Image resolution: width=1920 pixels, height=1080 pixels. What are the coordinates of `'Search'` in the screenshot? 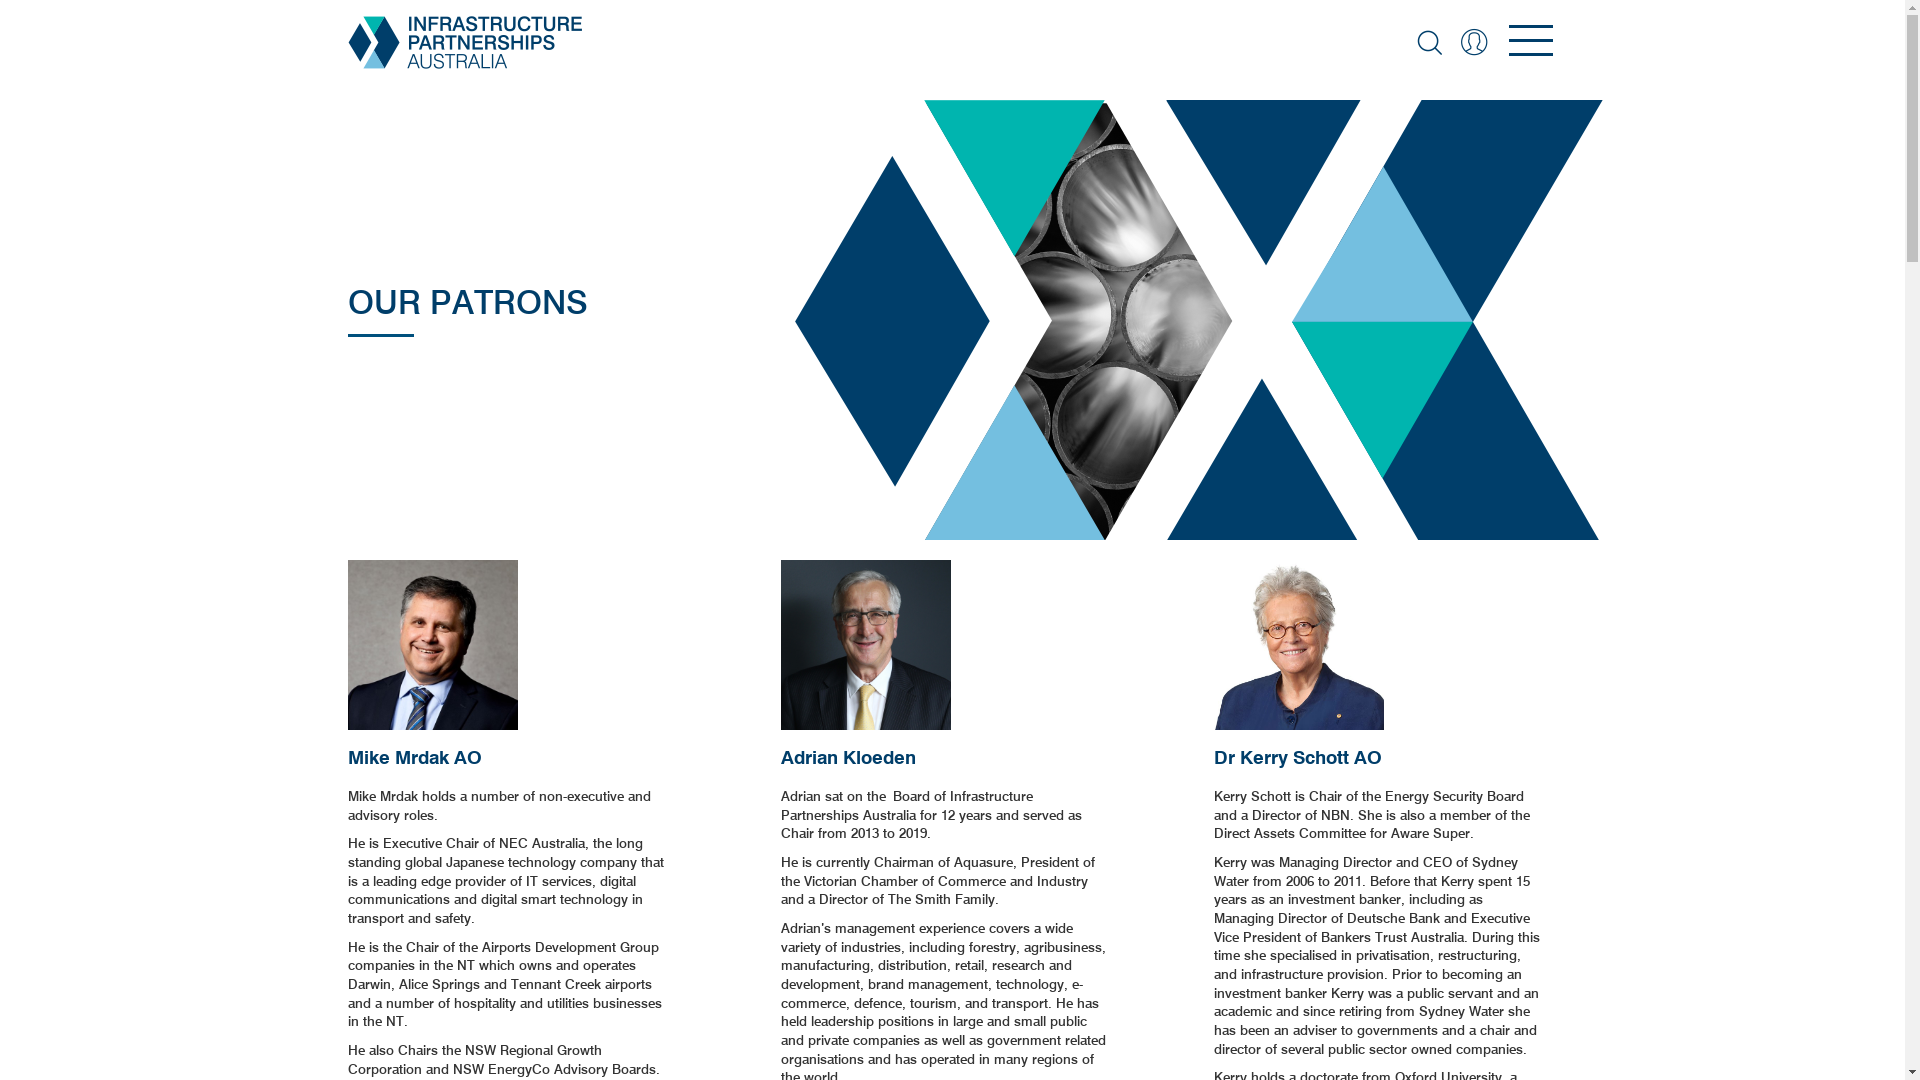 It's located at (1427, 42).